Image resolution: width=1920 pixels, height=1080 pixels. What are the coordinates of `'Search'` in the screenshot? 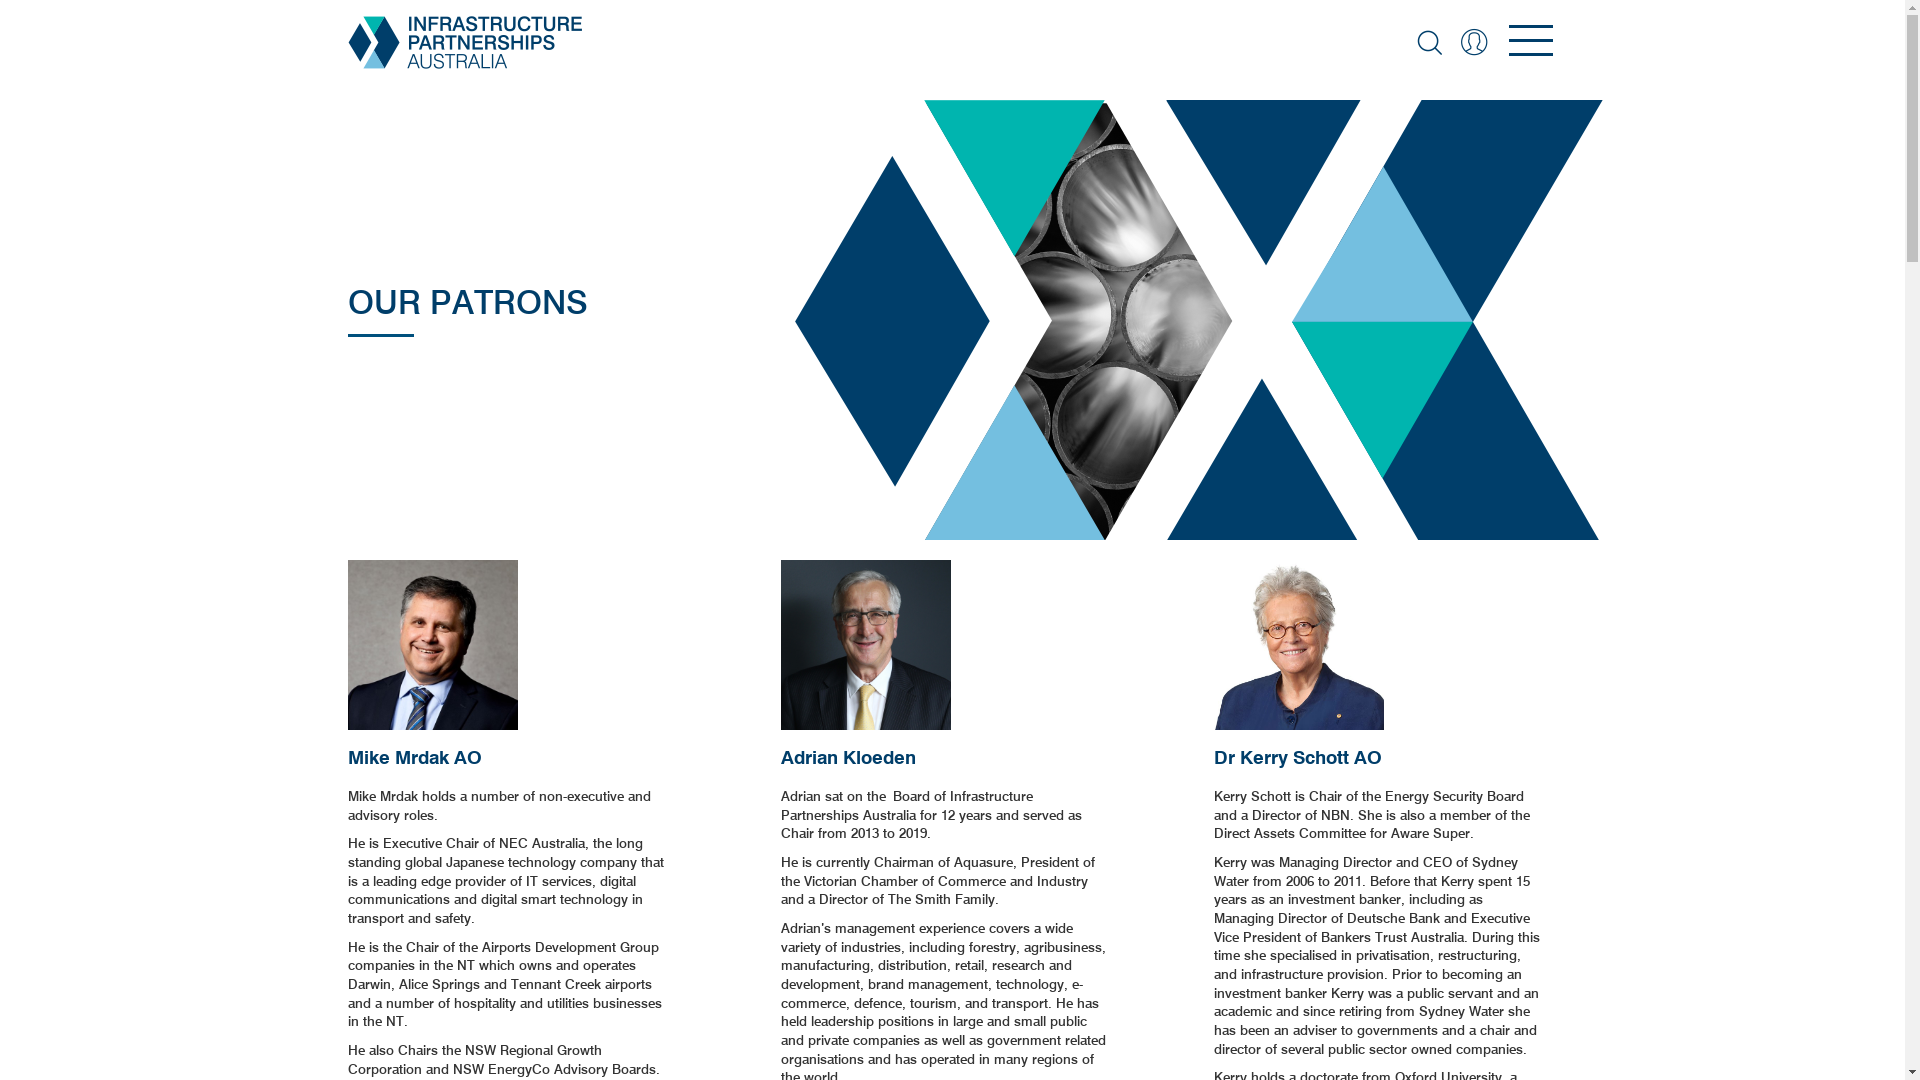 It's located at (1427, 42).